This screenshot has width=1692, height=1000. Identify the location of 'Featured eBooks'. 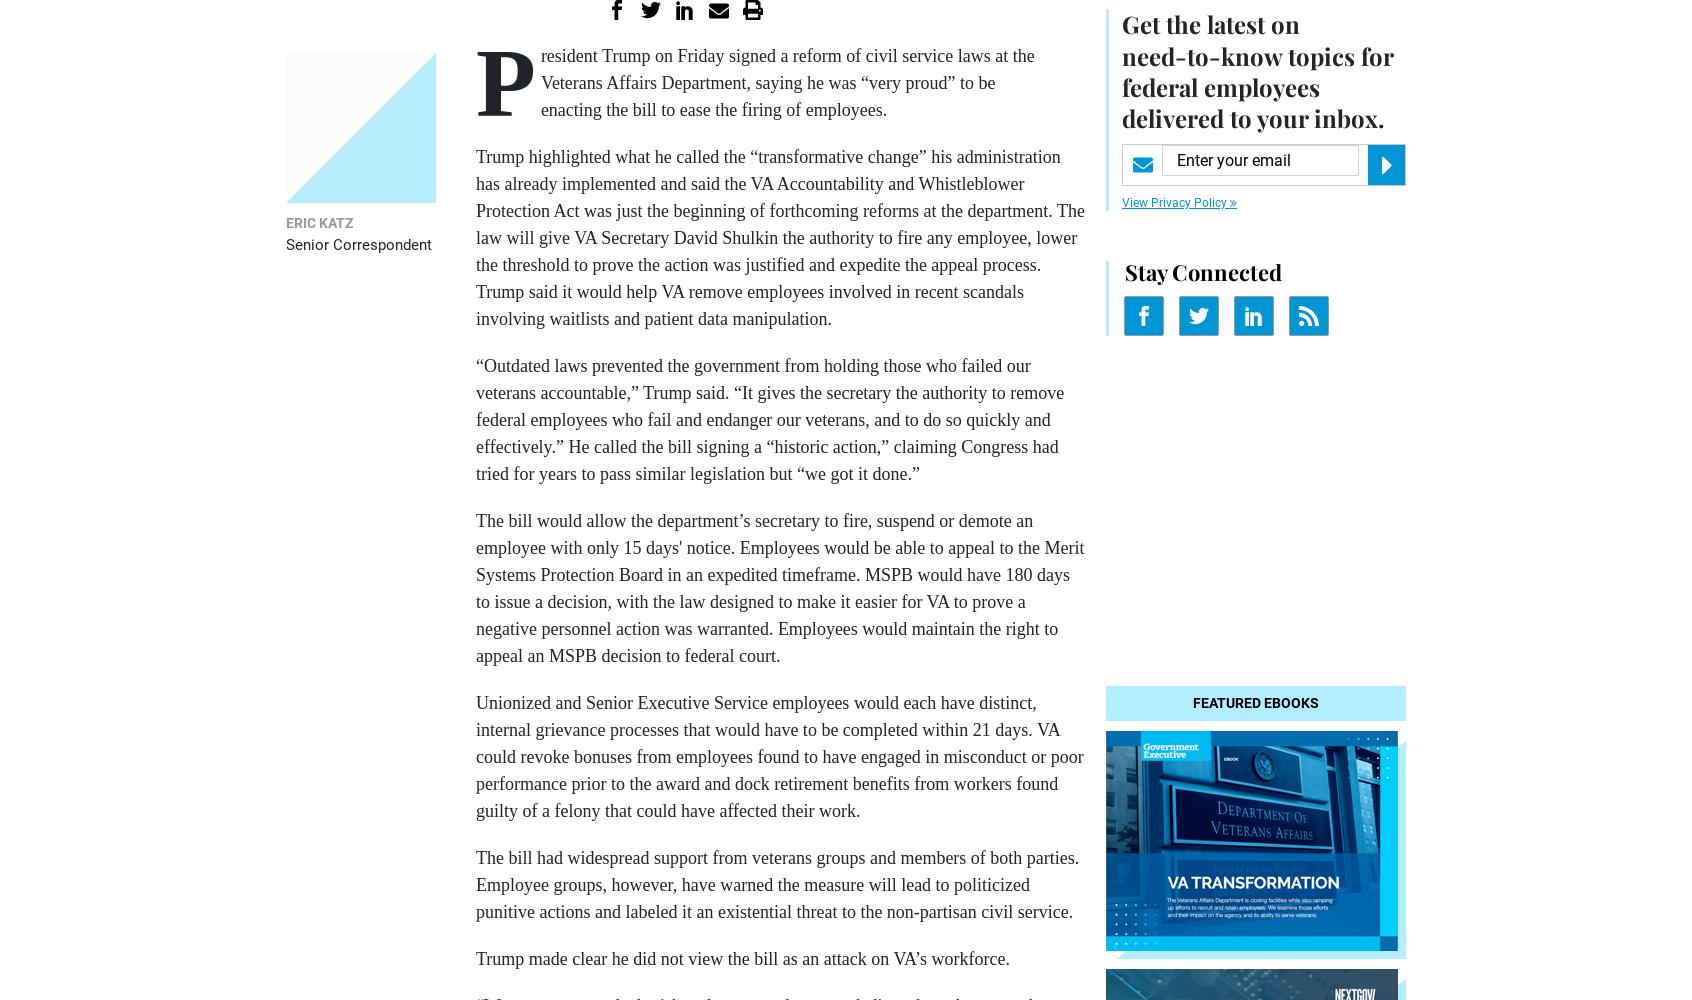
(1255, 702).